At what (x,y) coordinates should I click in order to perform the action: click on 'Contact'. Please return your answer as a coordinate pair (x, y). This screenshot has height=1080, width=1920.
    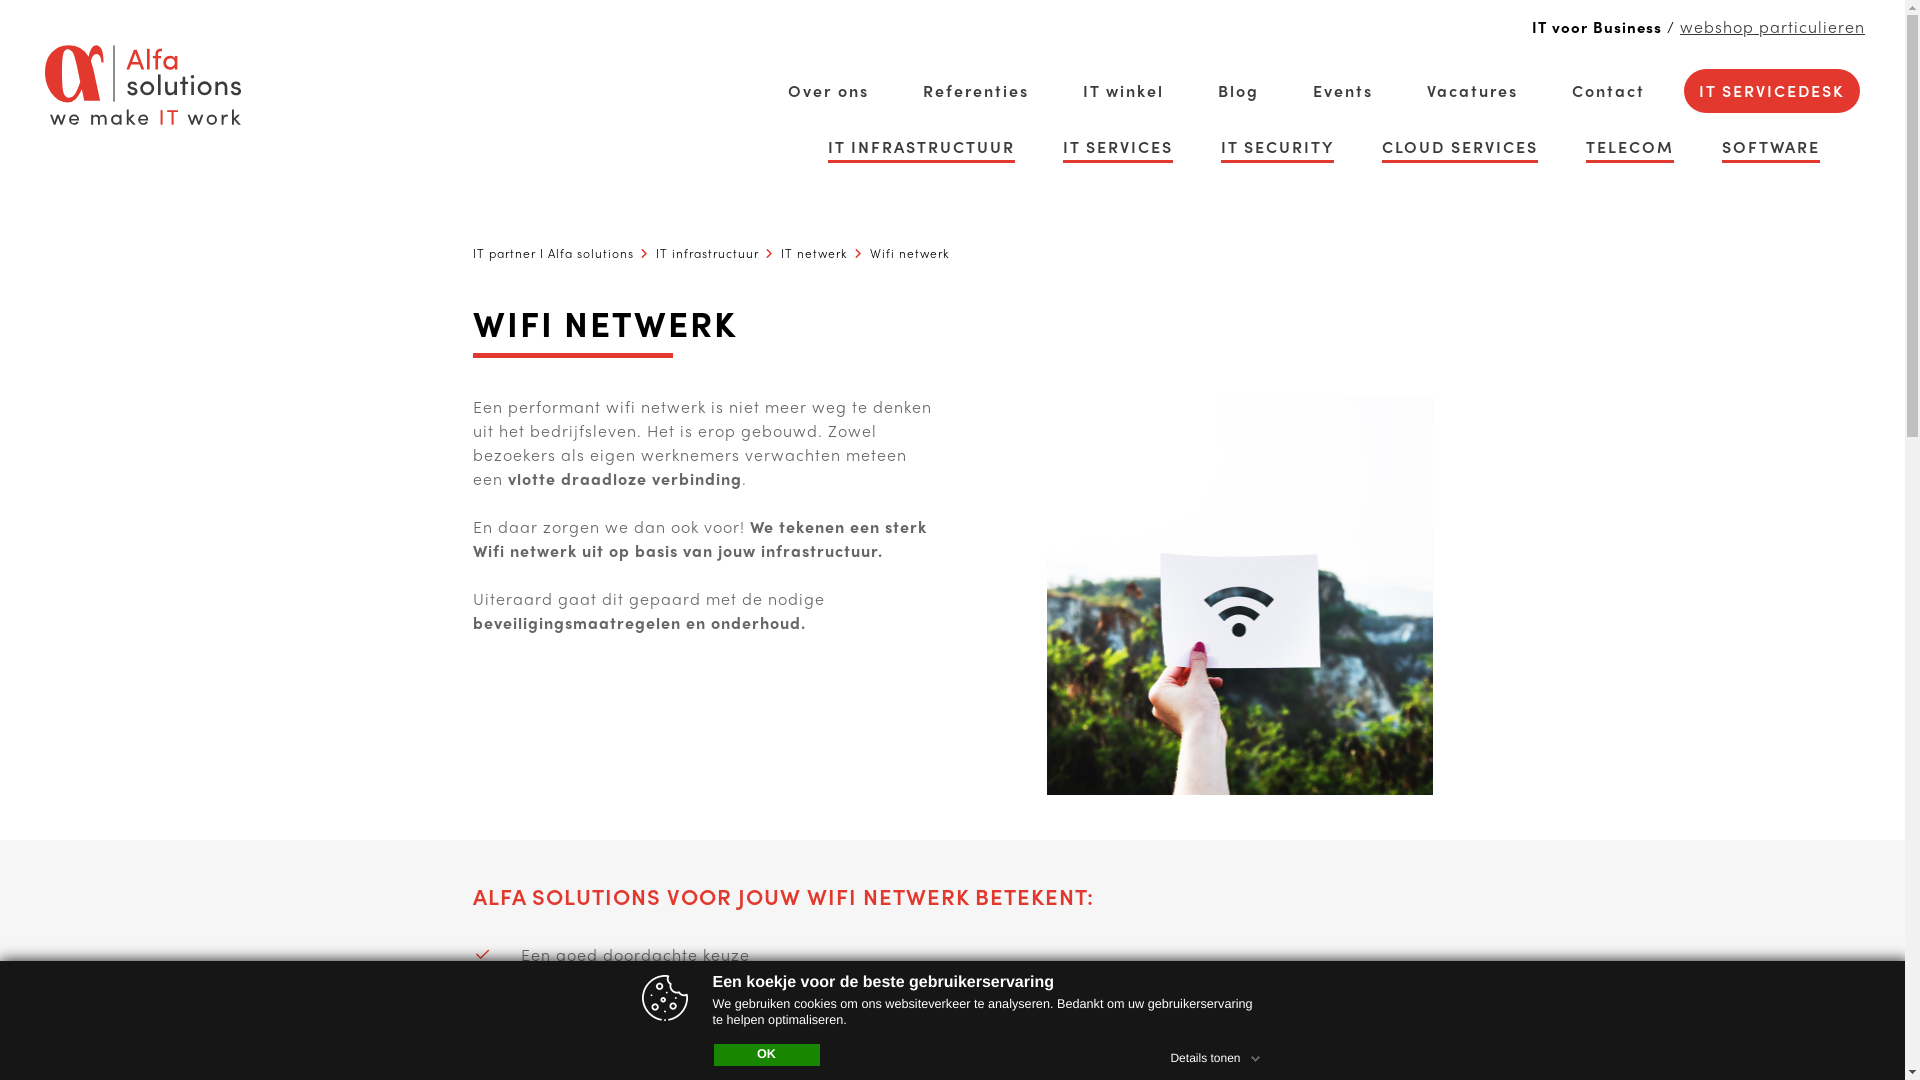
    Looking at the image, I should click on (1608, 91).